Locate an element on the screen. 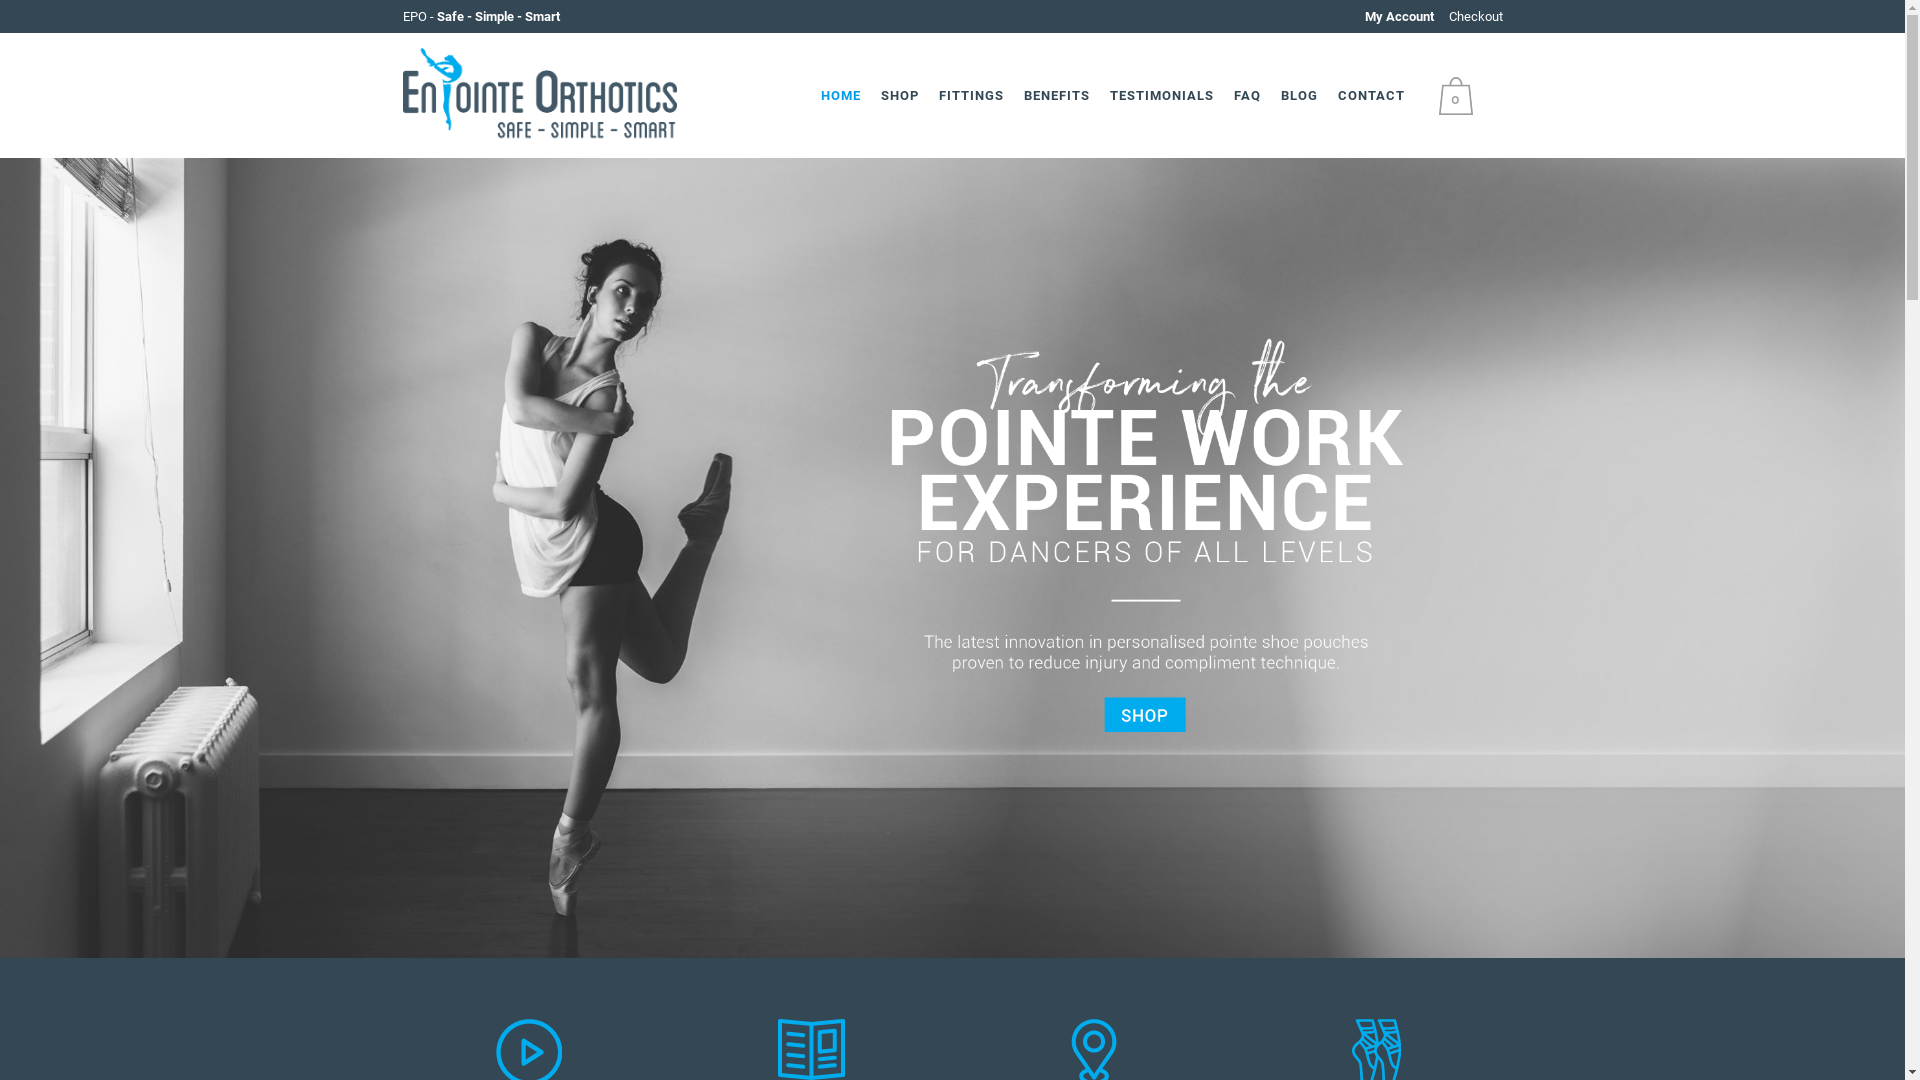 The height and width of the screenshot is (1080, 1920). 'HOME' is located at coordinates (840, 95).